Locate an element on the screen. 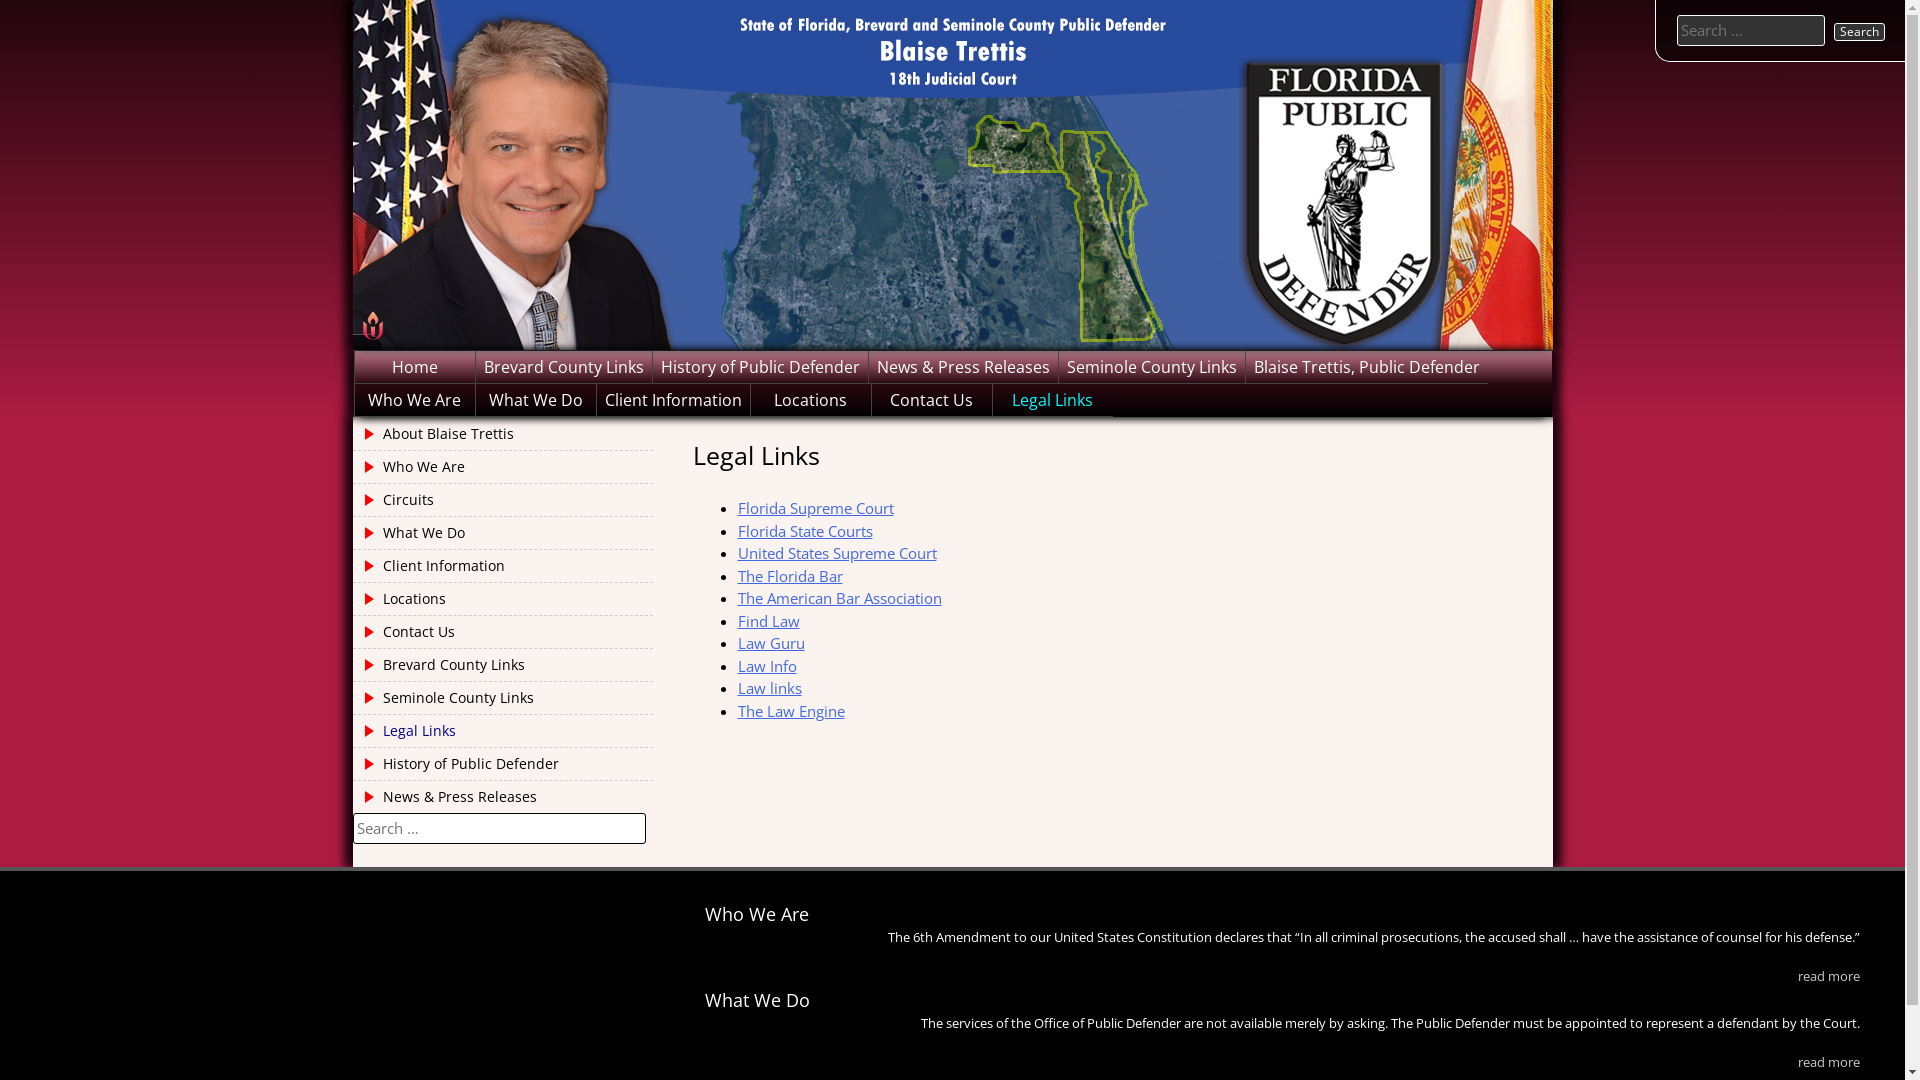 This screenshot has width=1920, height=1080. 'News & Press Releases' is located at coordinates (962, 366).